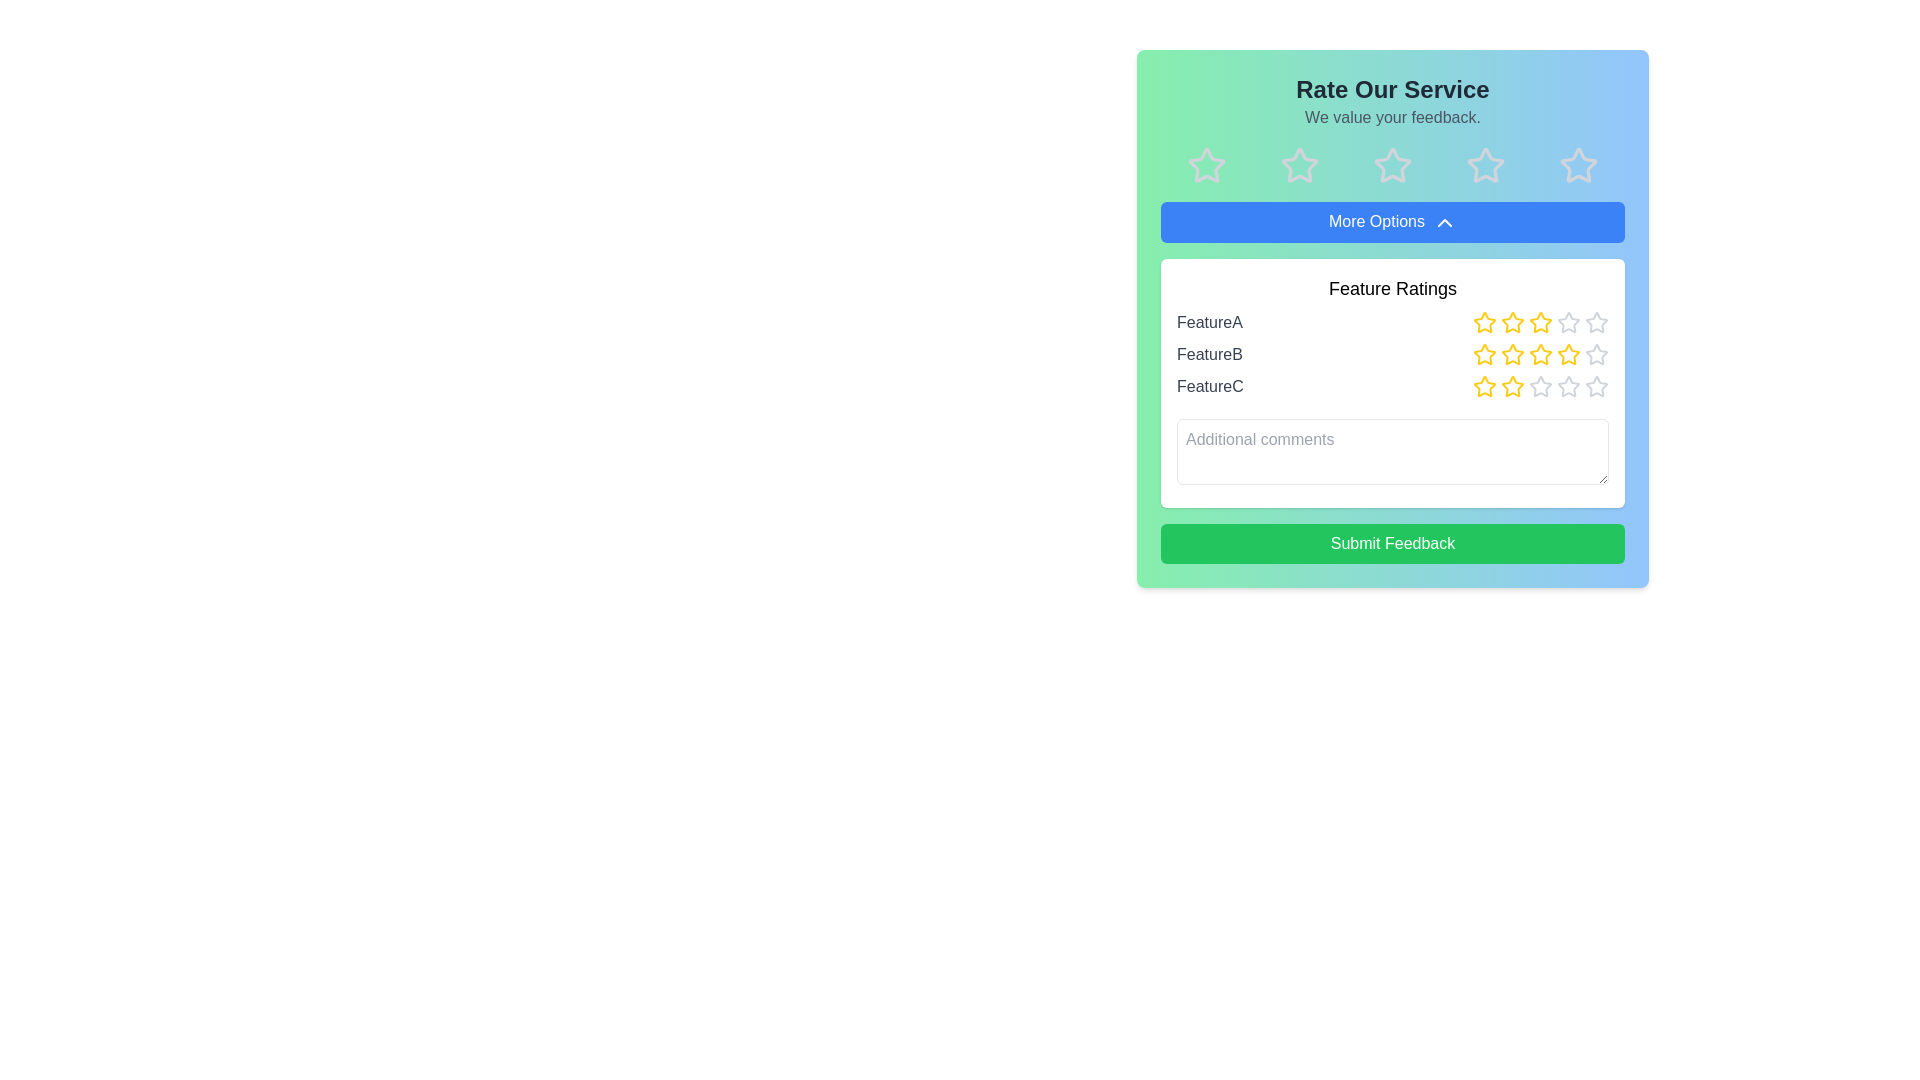 This screenshot has height=1080, width=1920. Describe the element at coordinates (1484, 321) in the screenshot. I see `the first yellow outlined star icon in the third row of the 'Feature Ratings' section for 'FeatureA', which has a glowing effect to indicate interaction` at that location.